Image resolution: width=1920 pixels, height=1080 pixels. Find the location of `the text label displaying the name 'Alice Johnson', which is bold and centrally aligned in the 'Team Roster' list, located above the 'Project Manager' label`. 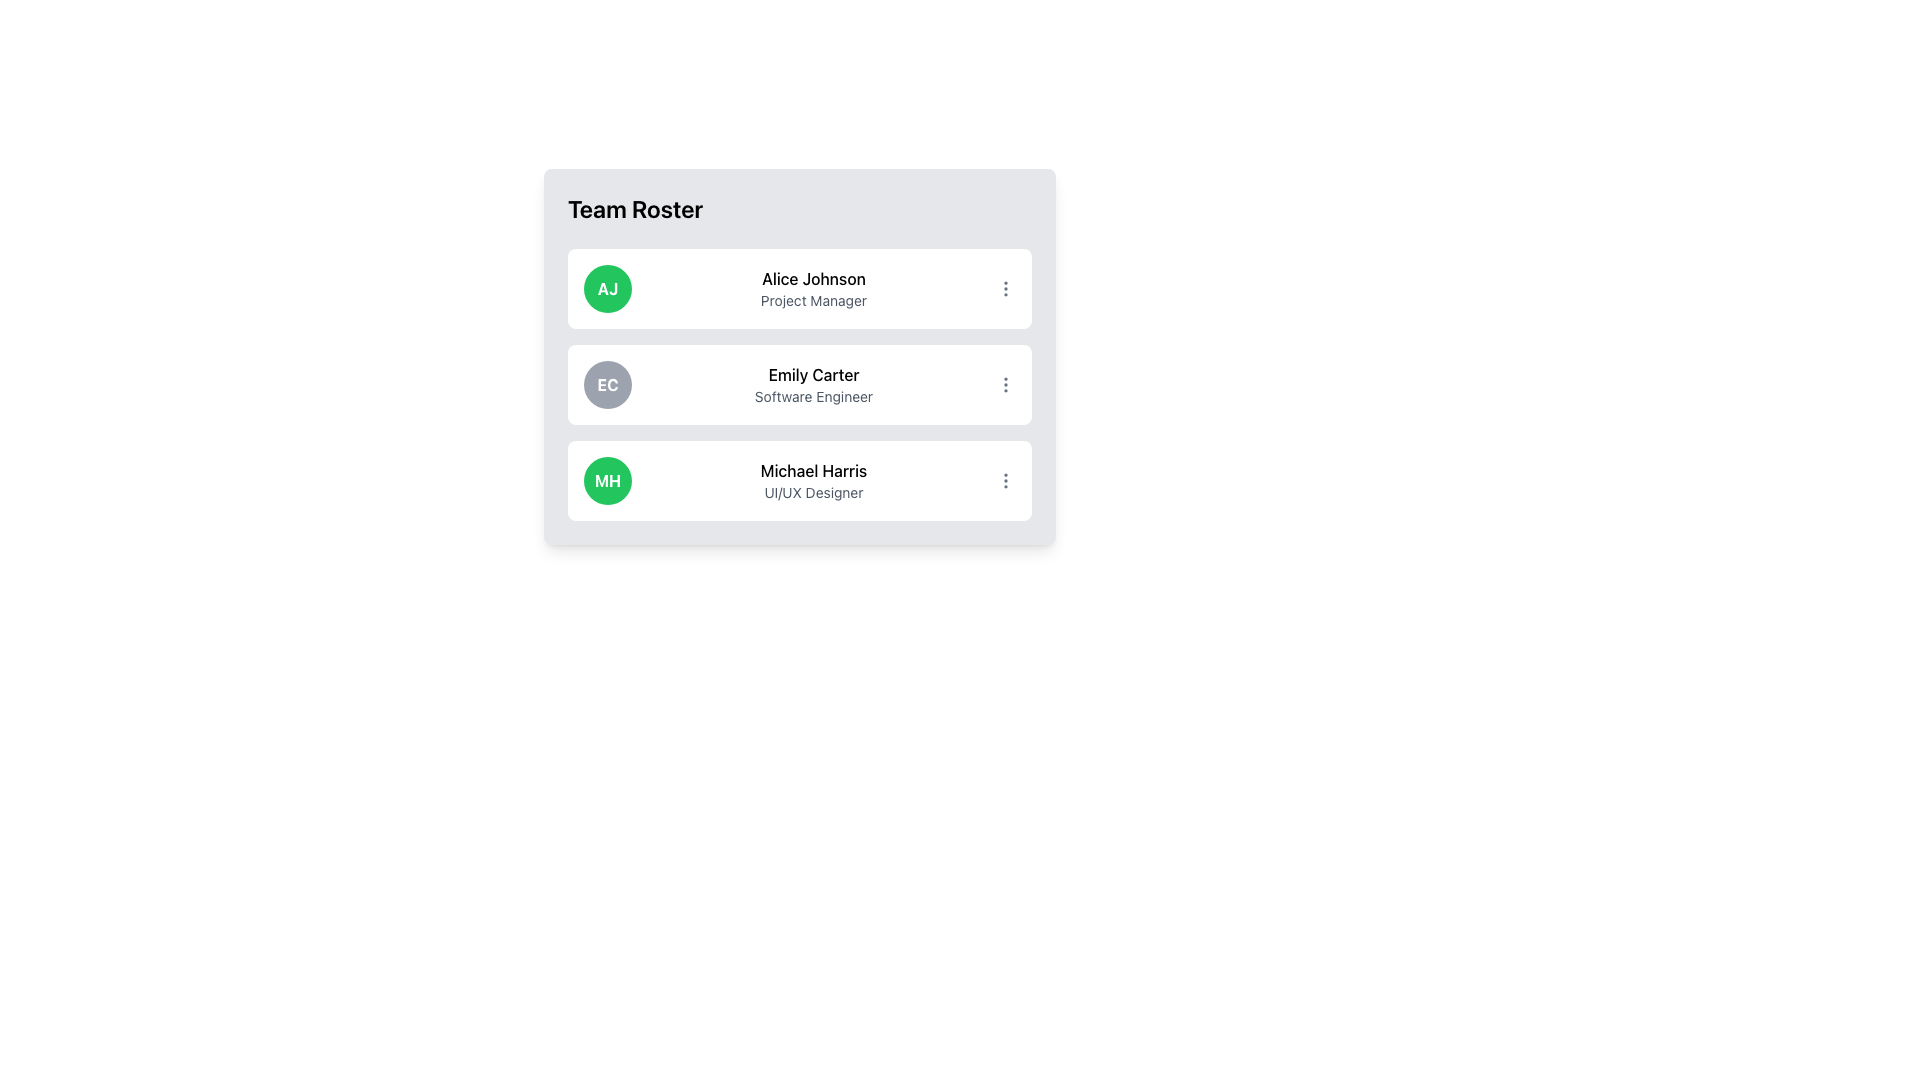

the text label displaying the name 'Alice Johnson', which is bold and centrally aligned in the 'Team Roster' list, located above the 'Project Manager' label is located at coordinates (814, 278).